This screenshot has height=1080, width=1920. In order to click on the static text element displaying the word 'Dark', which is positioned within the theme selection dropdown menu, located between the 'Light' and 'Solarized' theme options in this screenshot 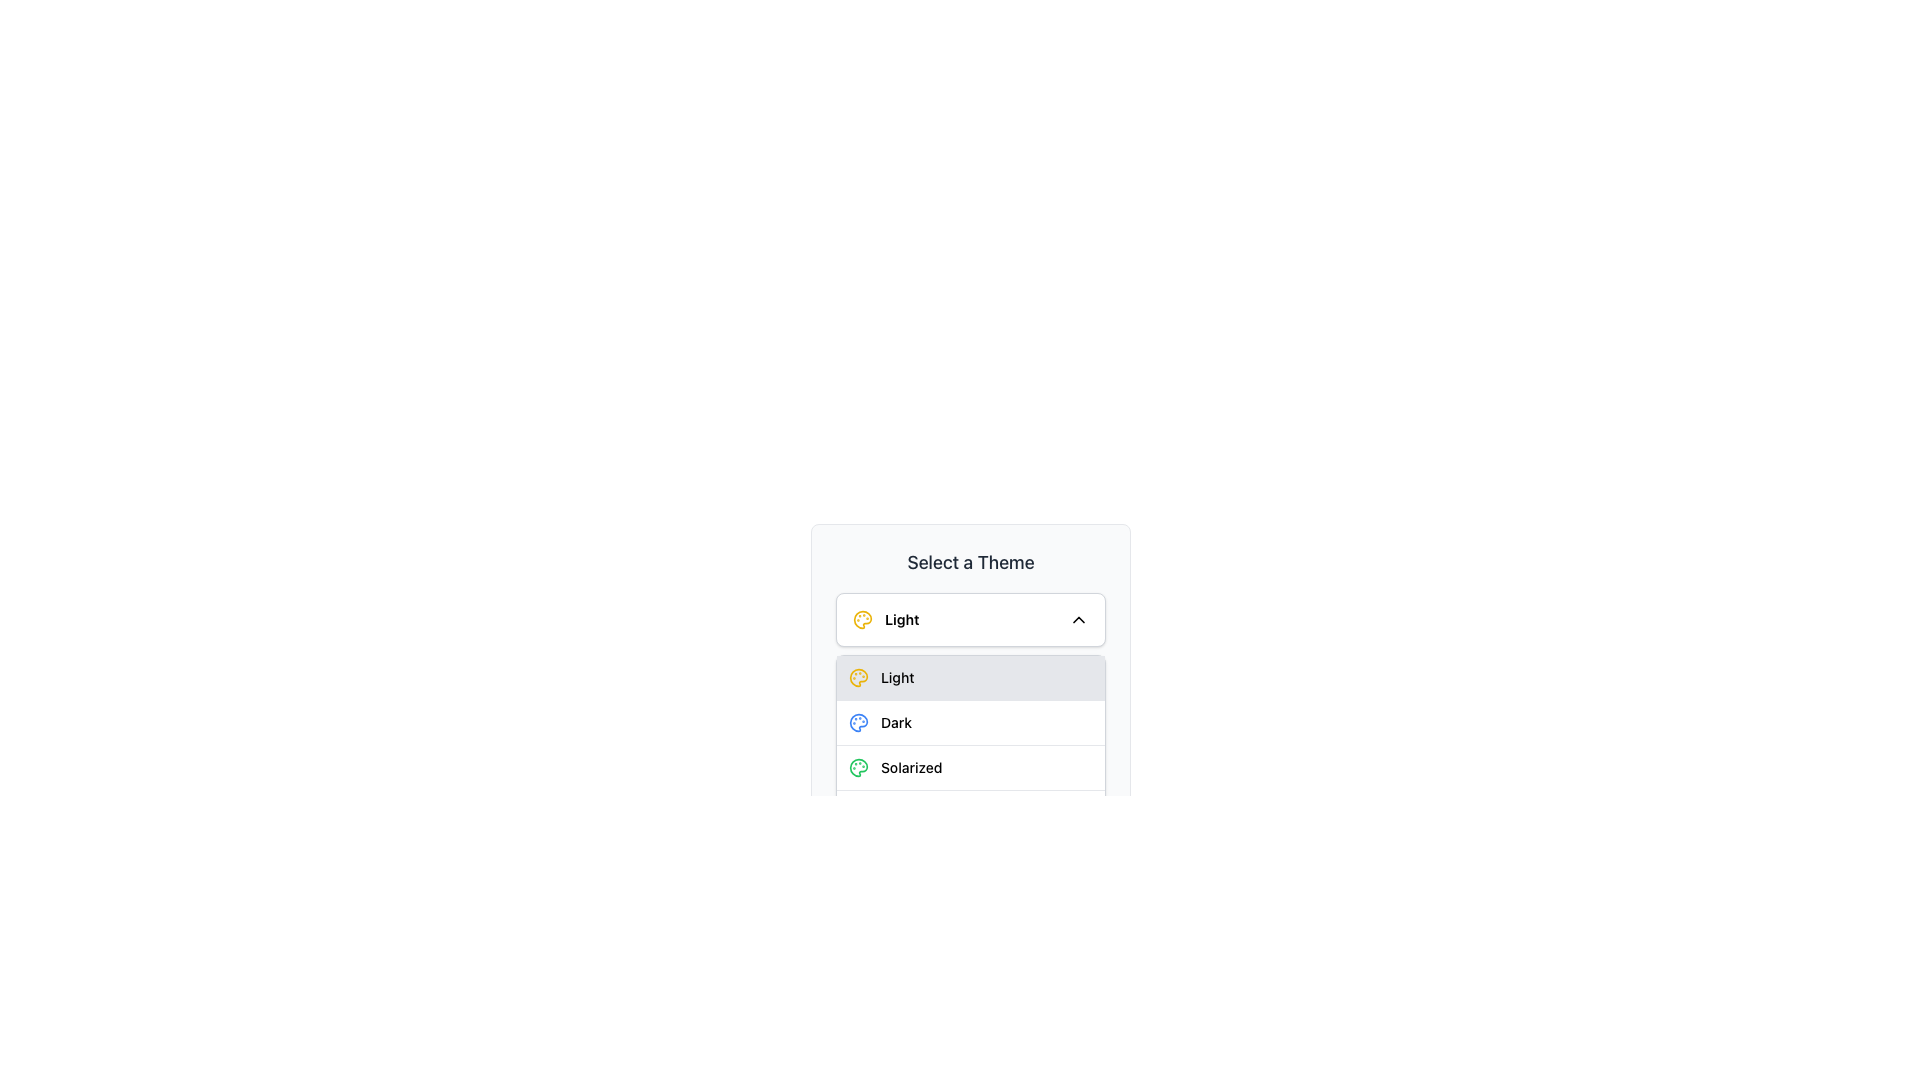, I will do `click(895, 722)`.